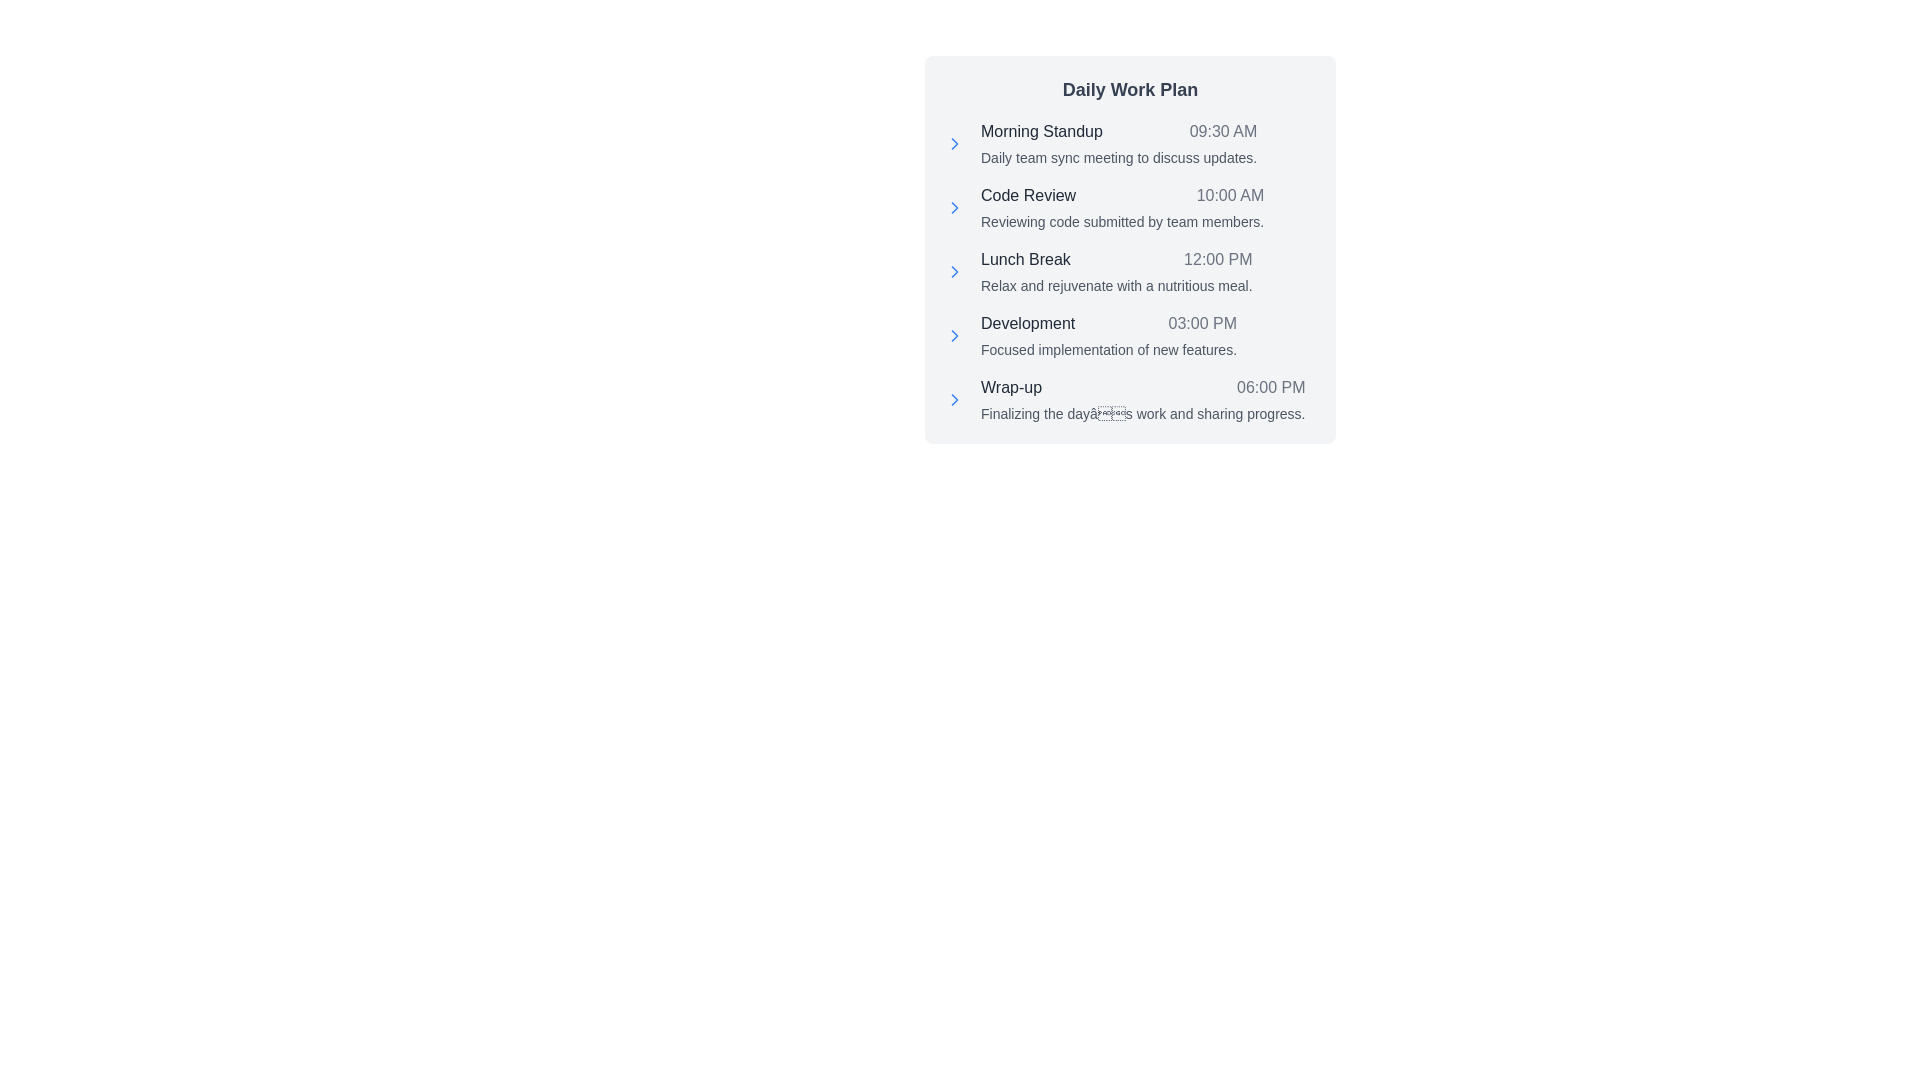  I want to click on the 'Wrap-up' list entry in the Daily Work Plan, so click(1130, 400).